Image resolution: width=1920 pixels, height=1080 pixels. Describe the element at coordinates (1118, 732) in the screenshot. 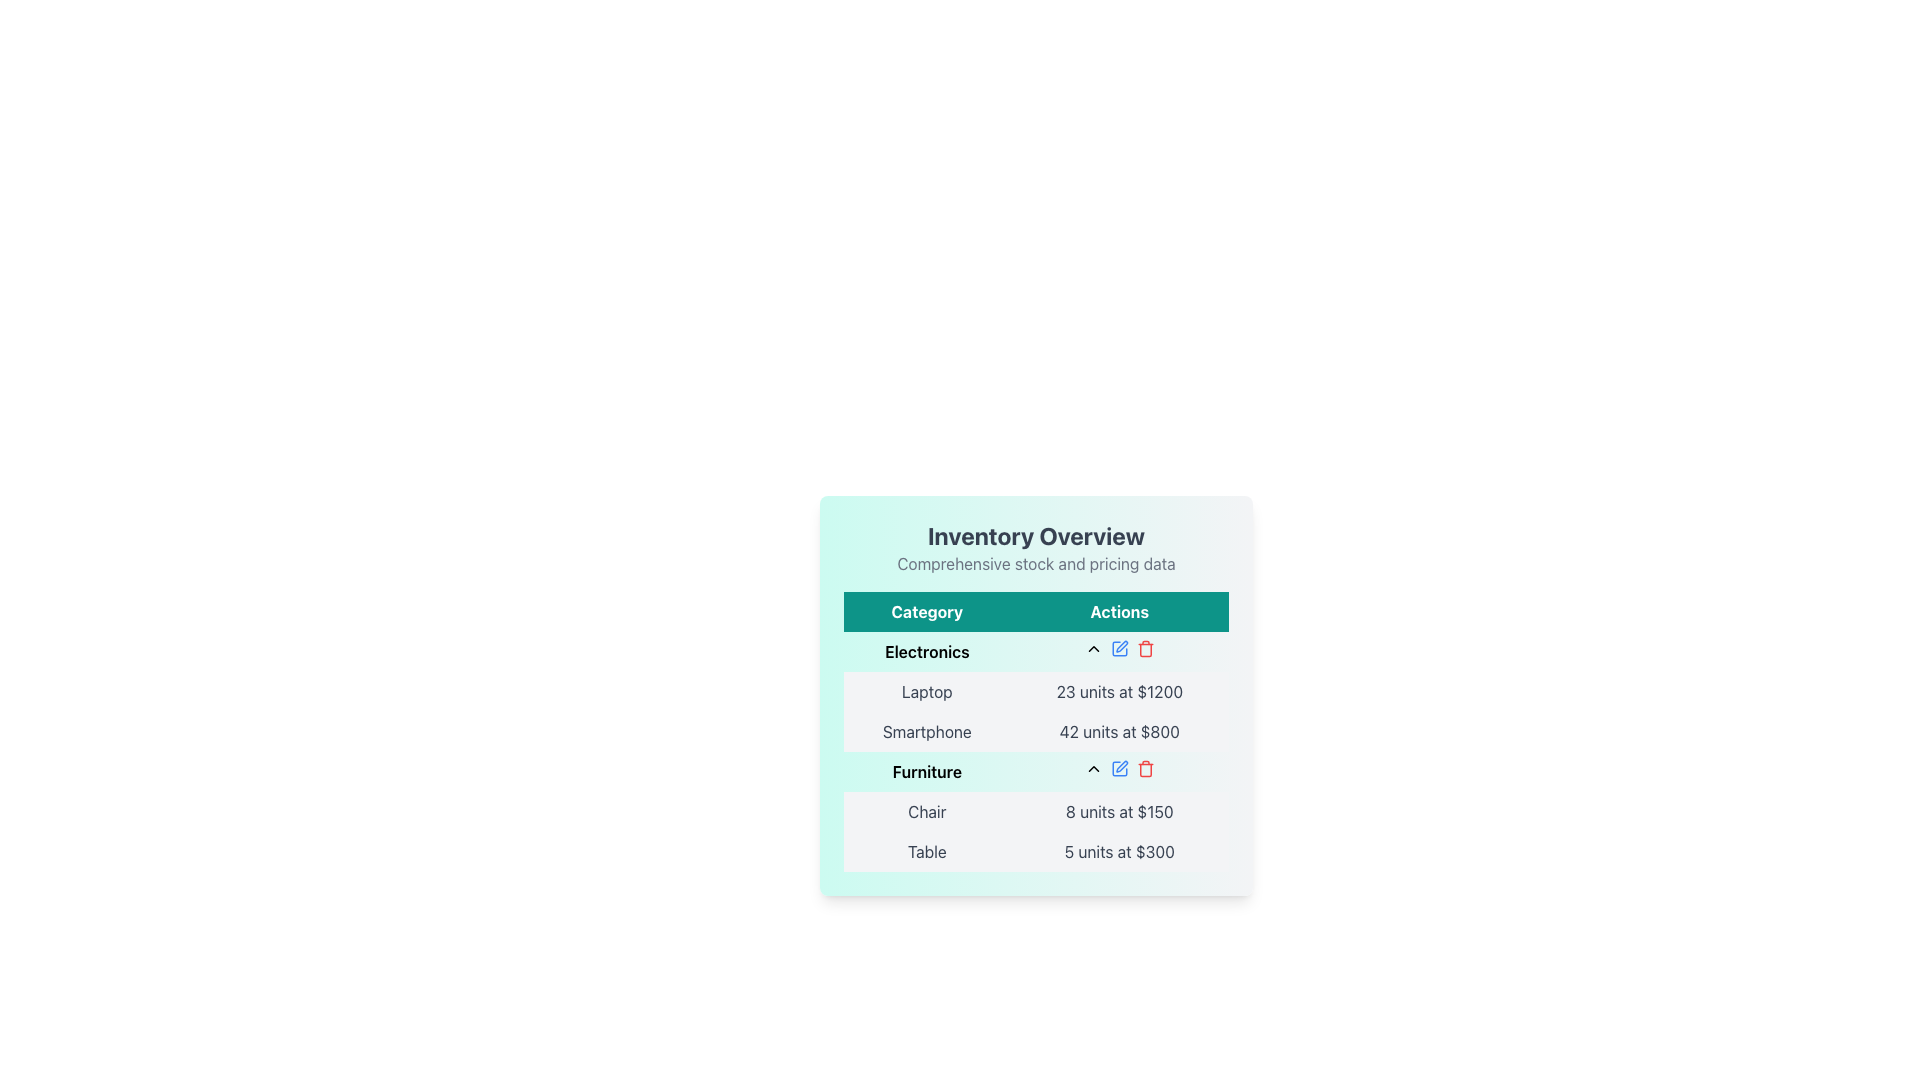

I see `the text label displaying '42 units at $800' located in the 'Electronics' category of the 'Inventory Overview' table, next to the 'Smartphone' label` at that location.